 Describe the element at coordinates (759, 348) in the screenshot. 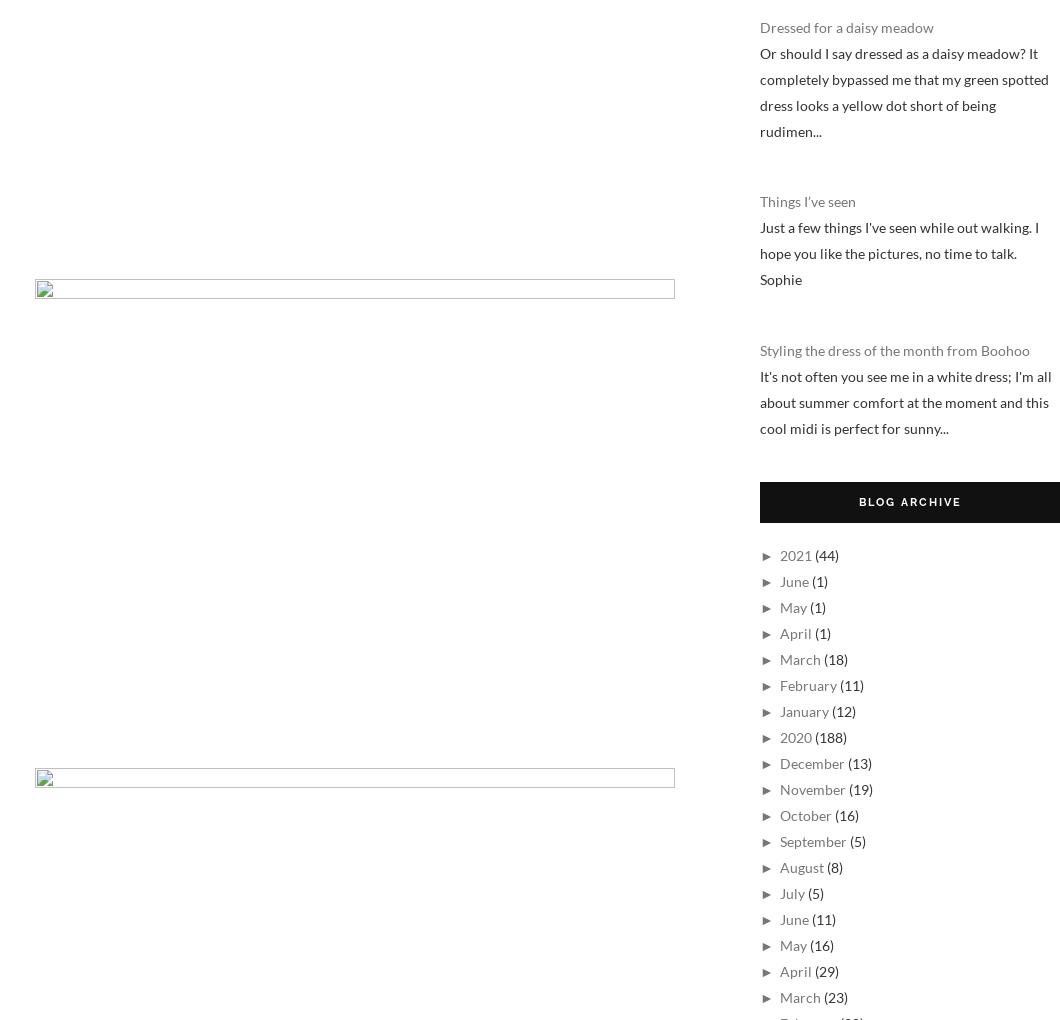

I see `'Styling the dress of the month from Boohoo'` at that location.